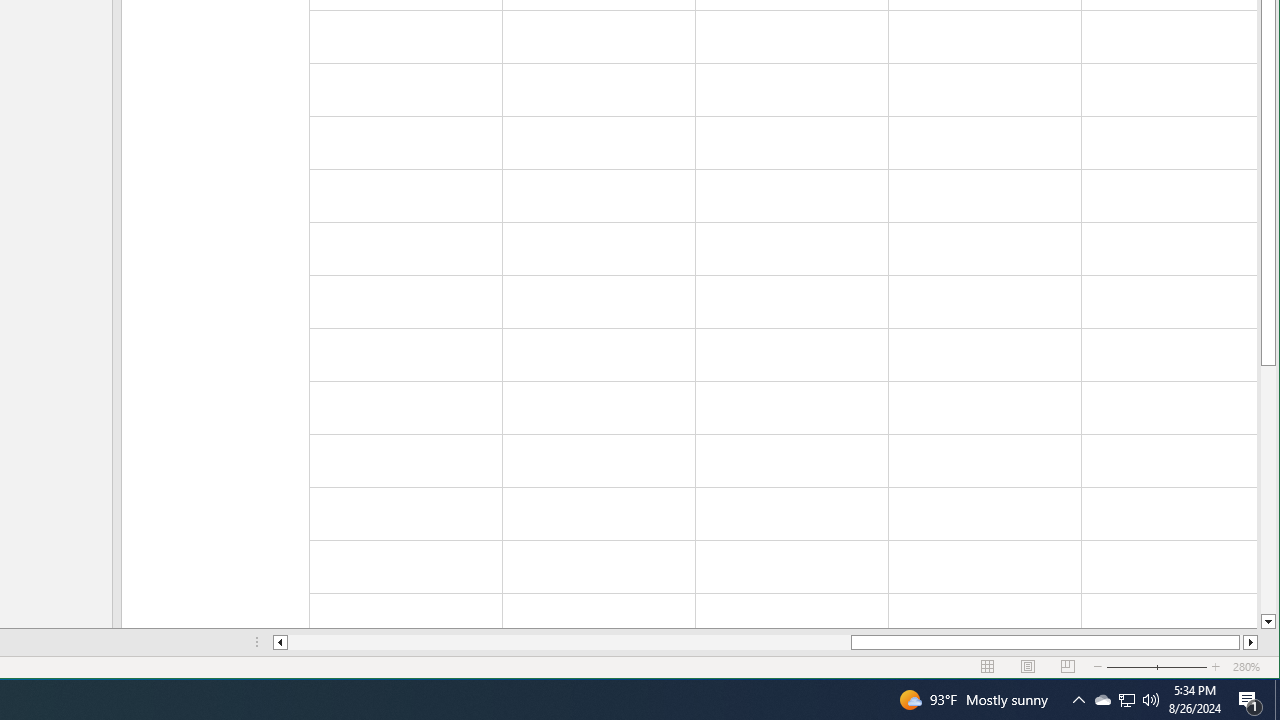 This screenshot has height=720, width=1280. Describe the element at coordinates (1078, 698) in the screenshot. I see `'Notification Chevron'` at that location.